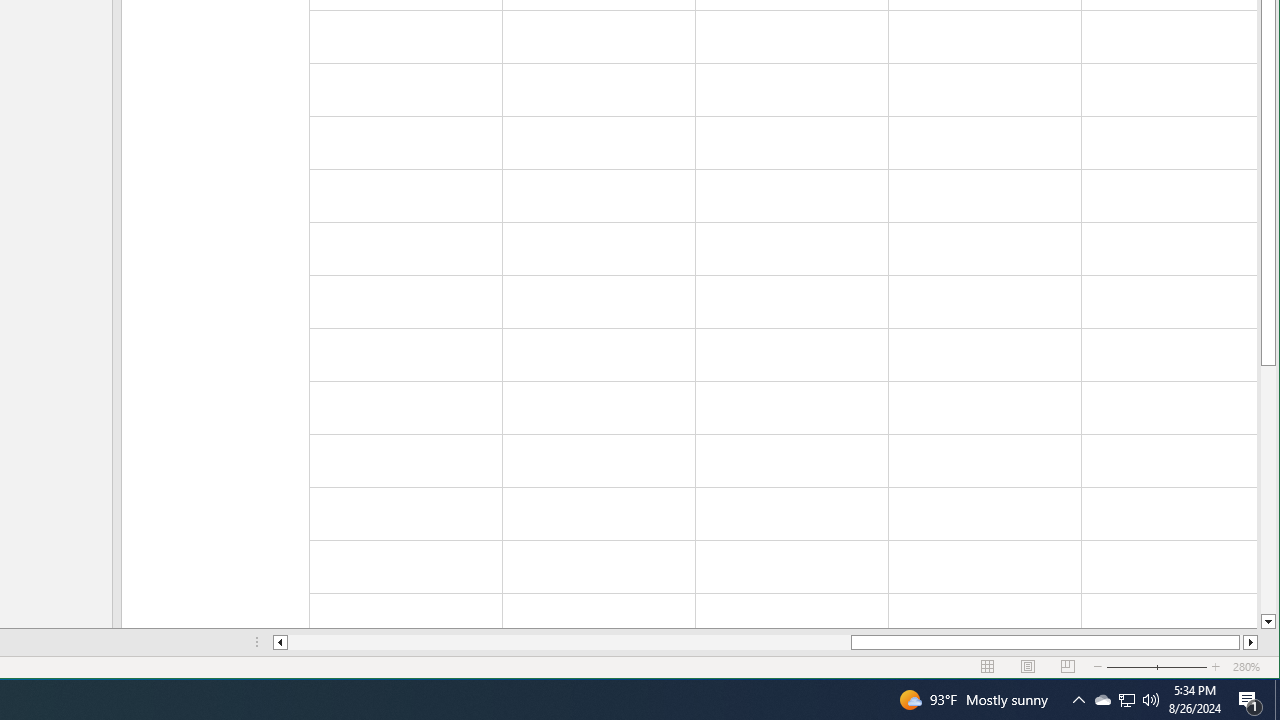 This screenshot has height=720, width=1280. Describe the element at coordinates (1078, 698) in the screenshot. I see `'Notification Chevron'` at that location.